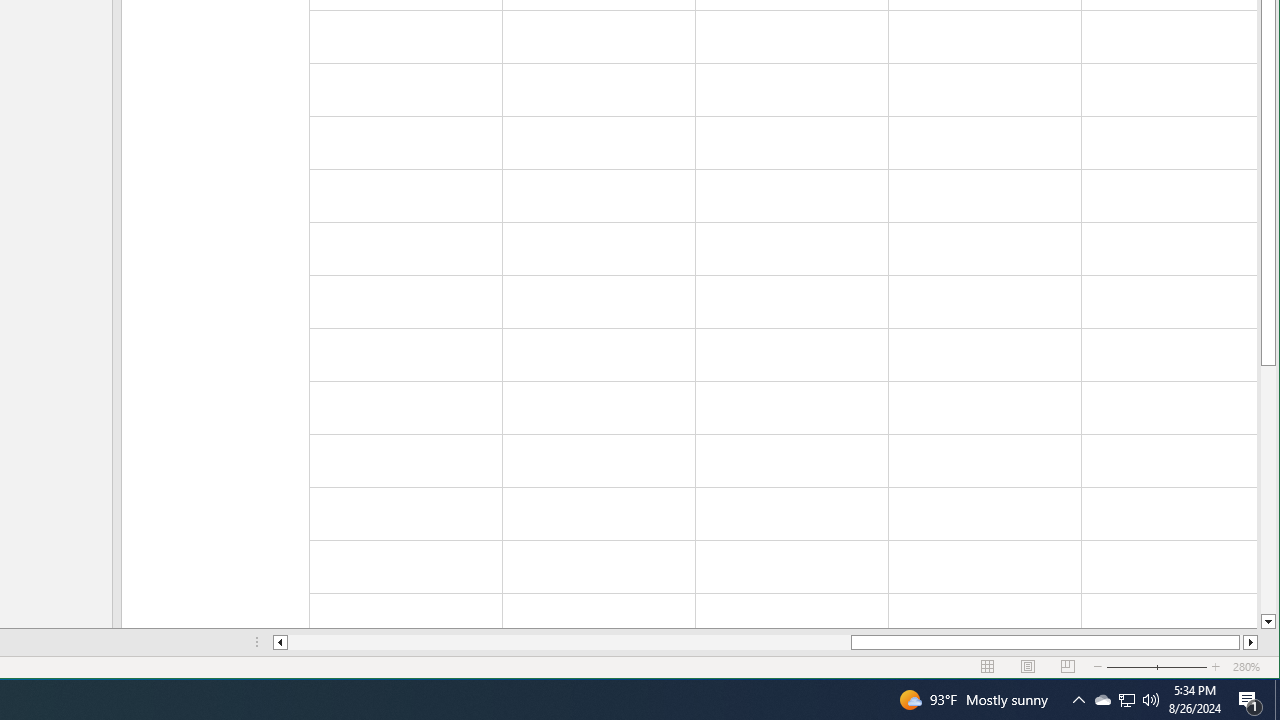 This screenshot has height=720, width=1280. Describe the element at coordinates (1078, 698) in the screenshot. I see `'Notification Chevron'` at that location.